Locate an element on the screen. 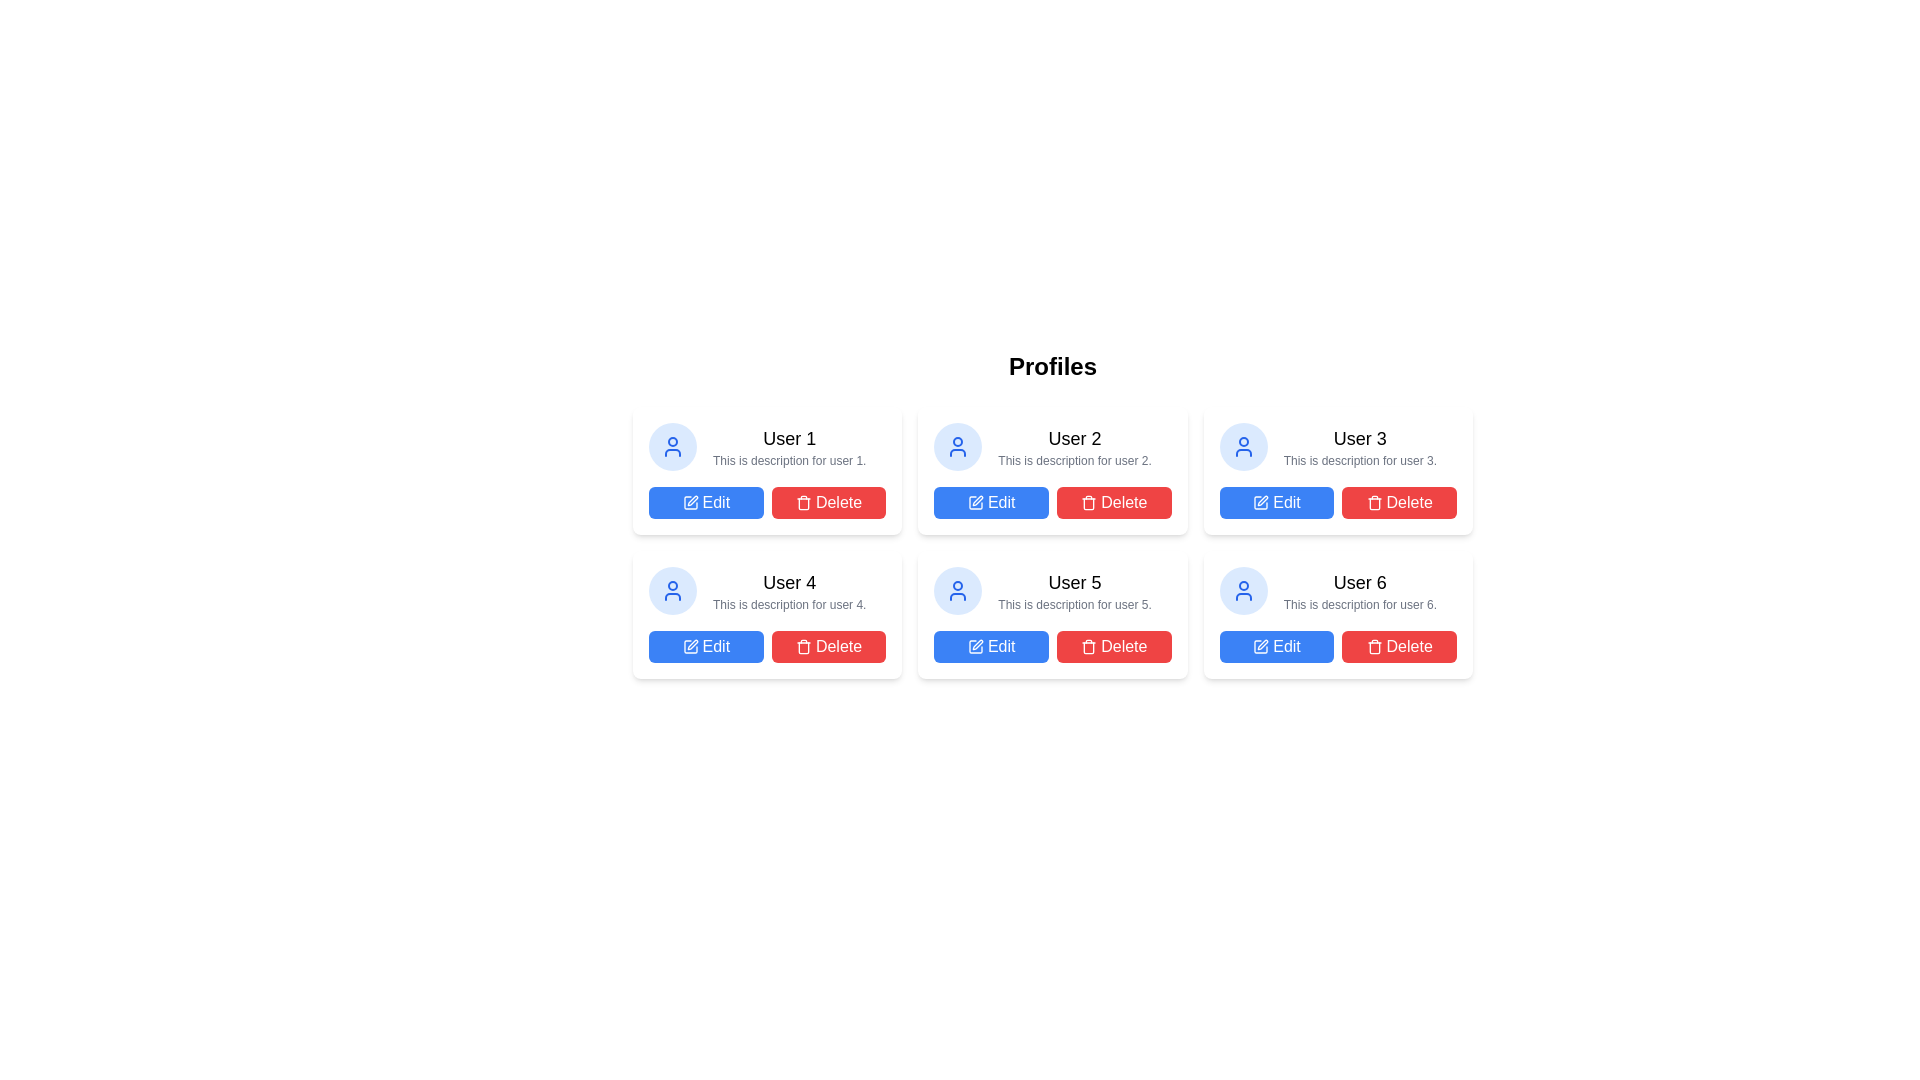  the 'Profiles' heading, which is displayed in a large, bold font and positioned centrally at the top of the layout above user profile cards is located at coordinates (1051, 366).